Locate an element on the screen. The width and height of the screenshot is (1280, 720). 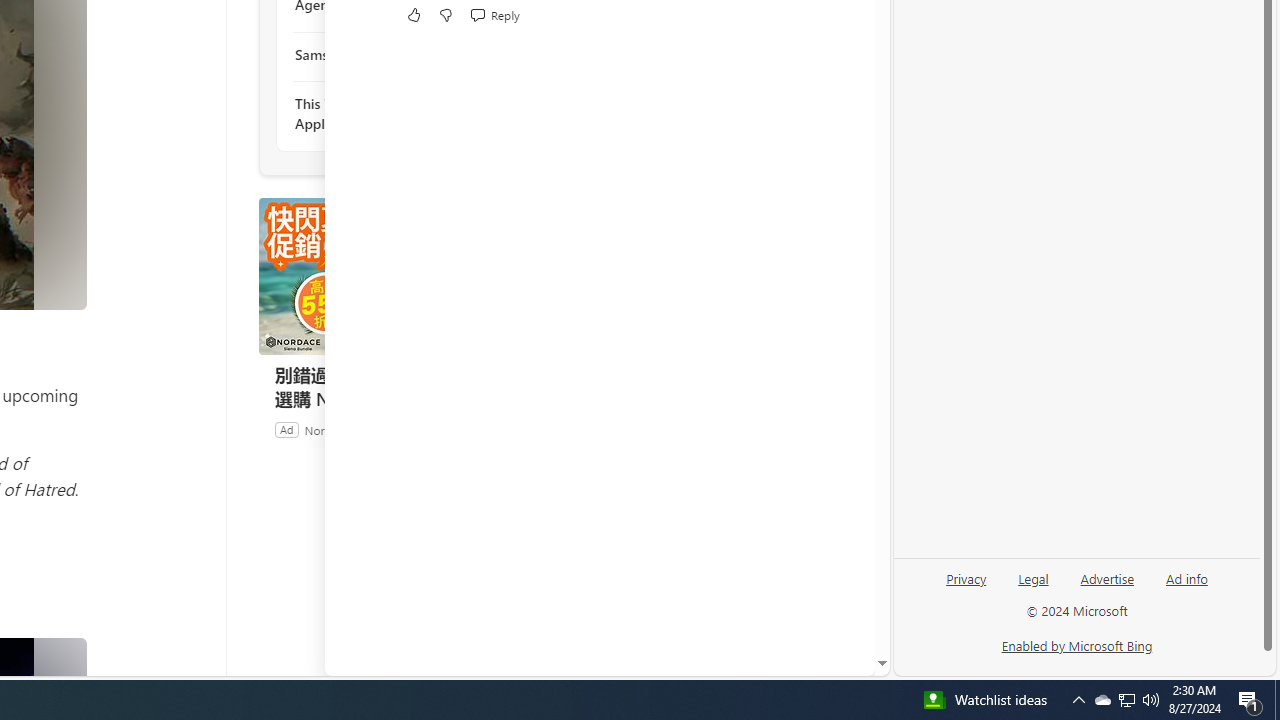
'Samsung Galaxy Watch 7 Review' is located at coordinates (402, 53).